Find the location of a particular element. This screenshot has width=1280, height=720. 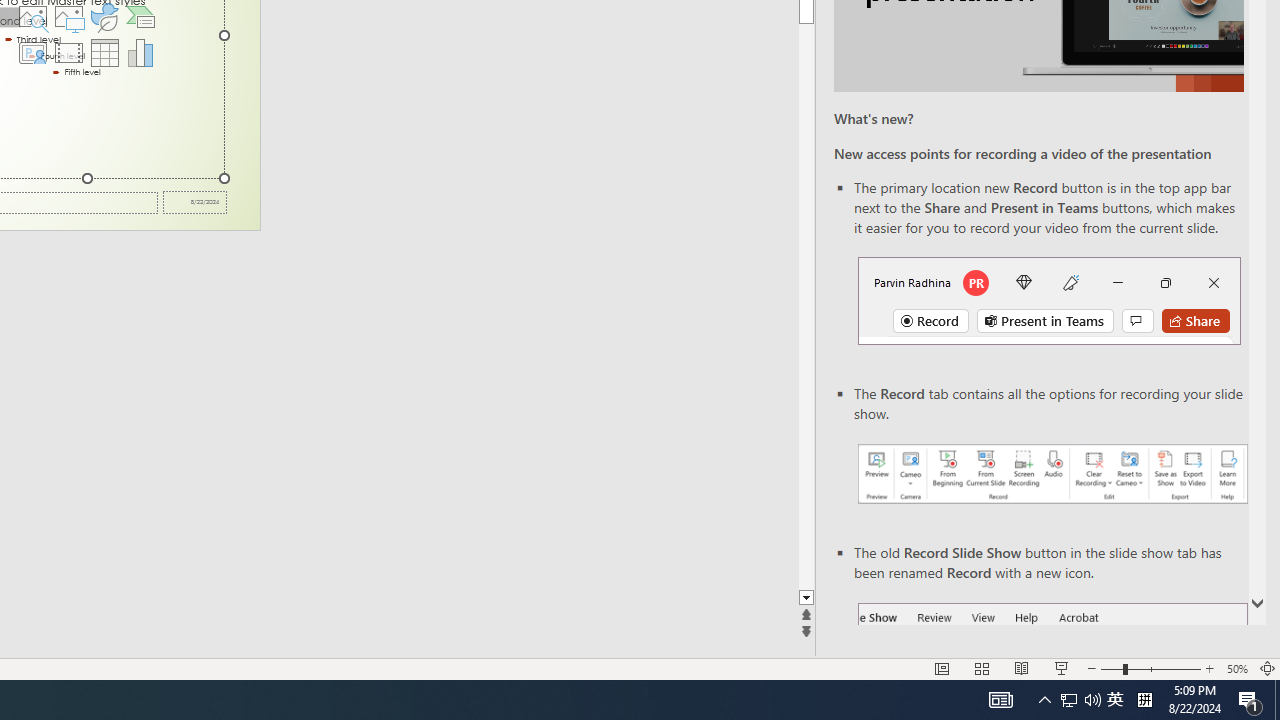

'Reading View' is located at coordinates (1022, 669).